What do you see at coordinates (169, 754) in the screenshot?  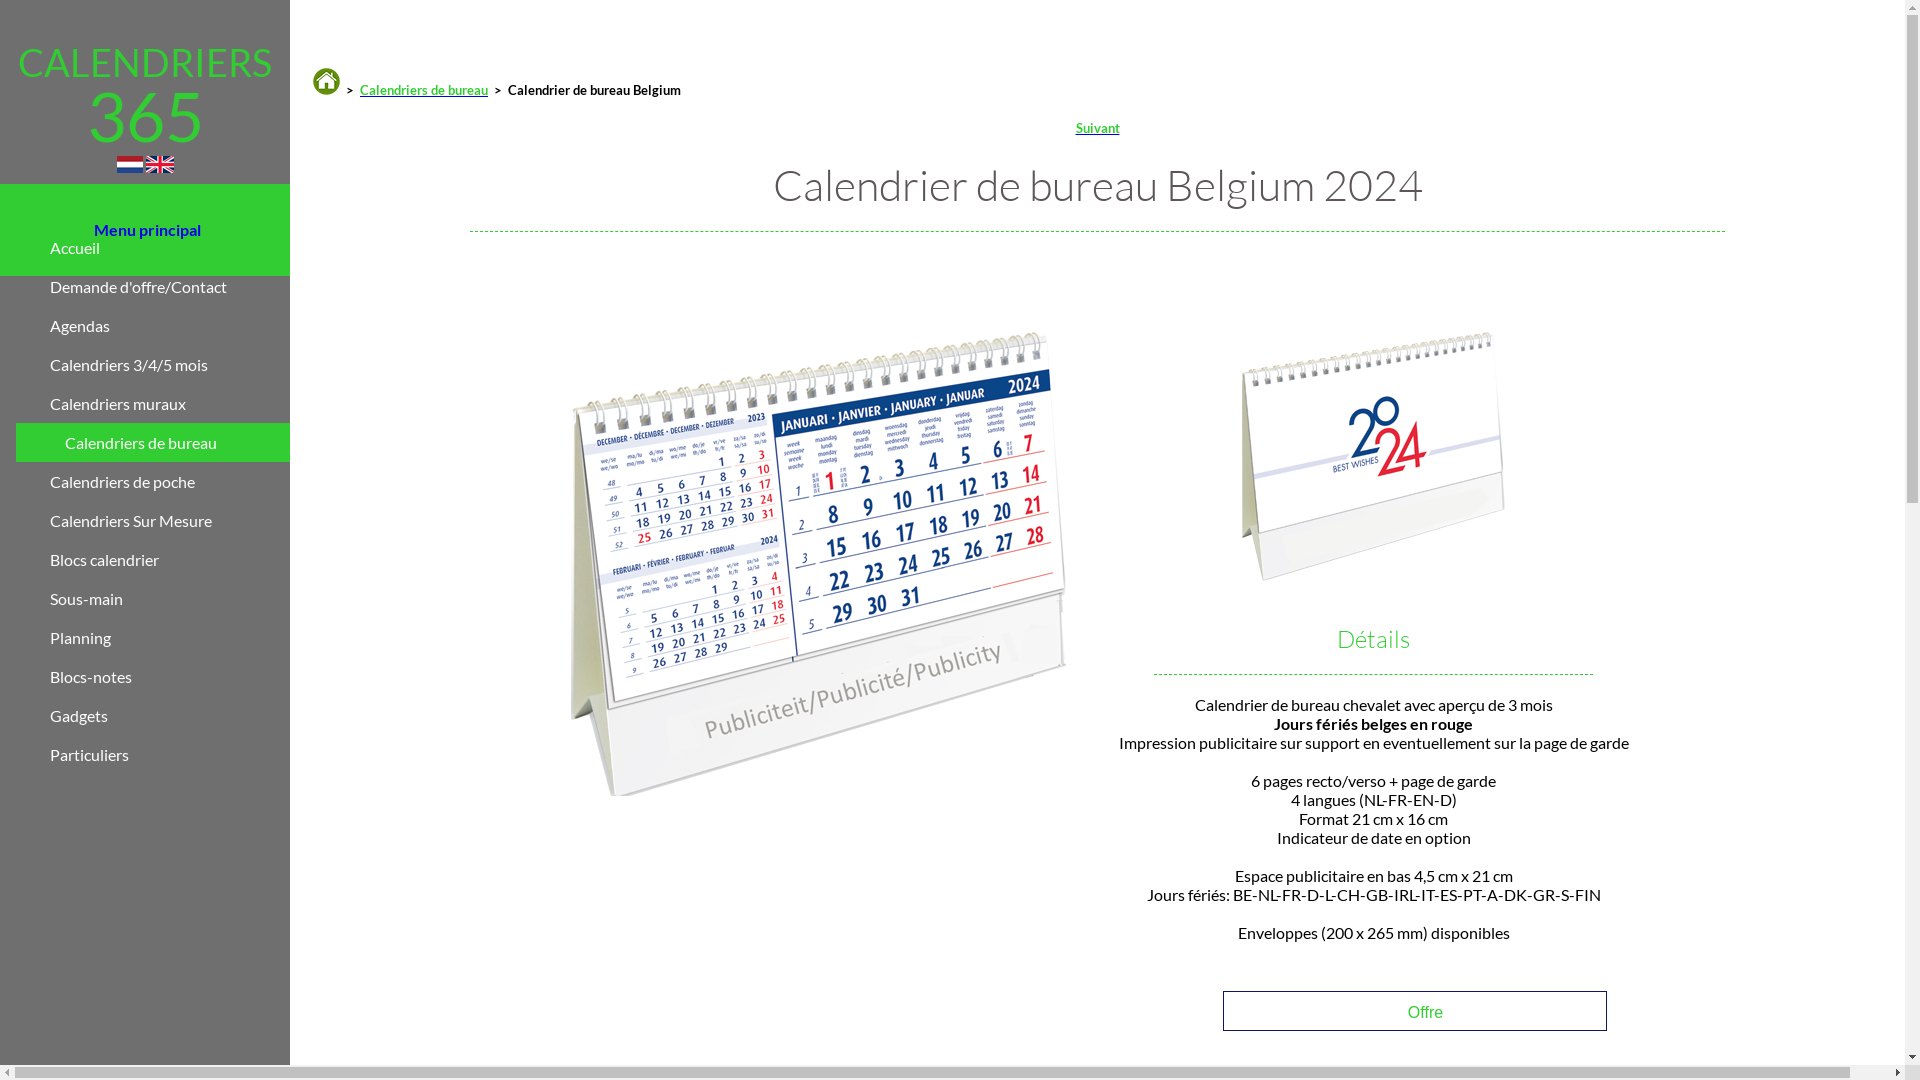 I see `'Particuliers'` at bounding box center [169, 754].